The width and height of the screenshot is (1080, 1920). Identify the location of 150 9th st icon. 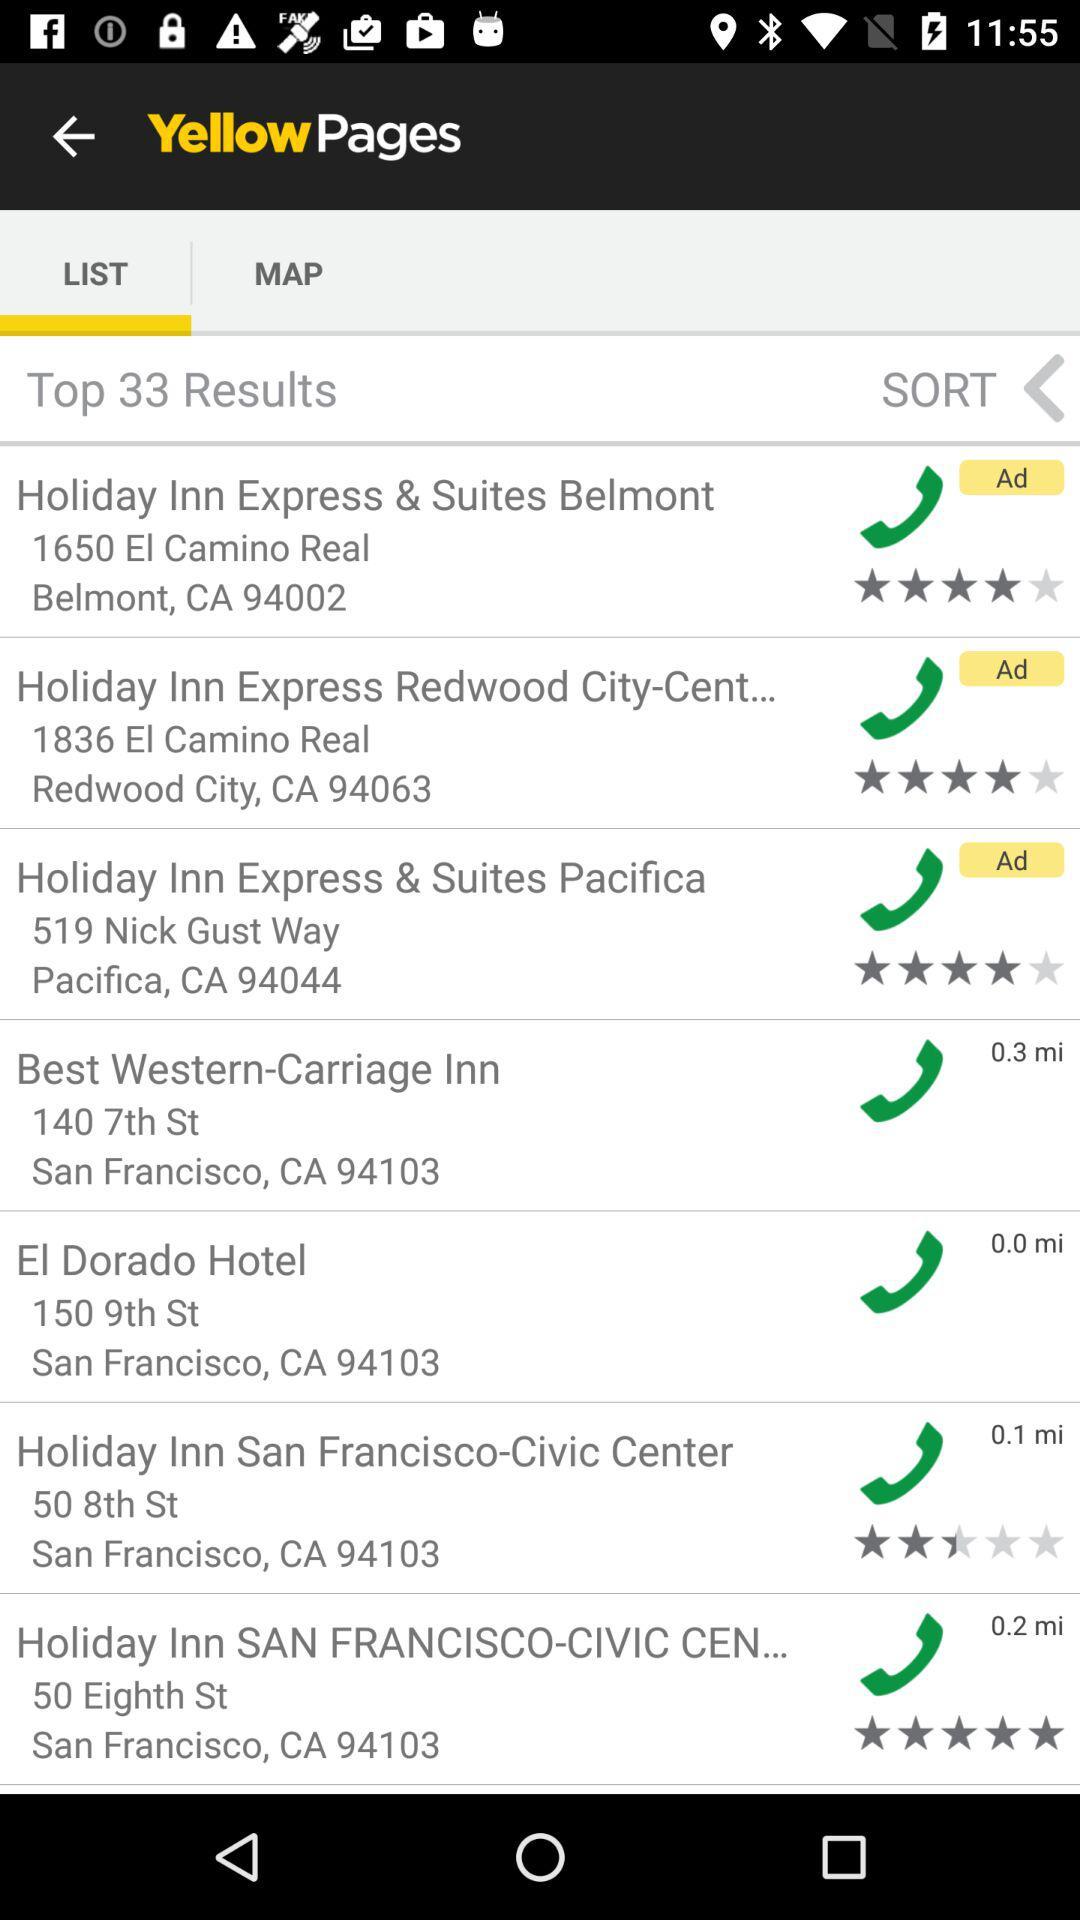
(427, 1311).